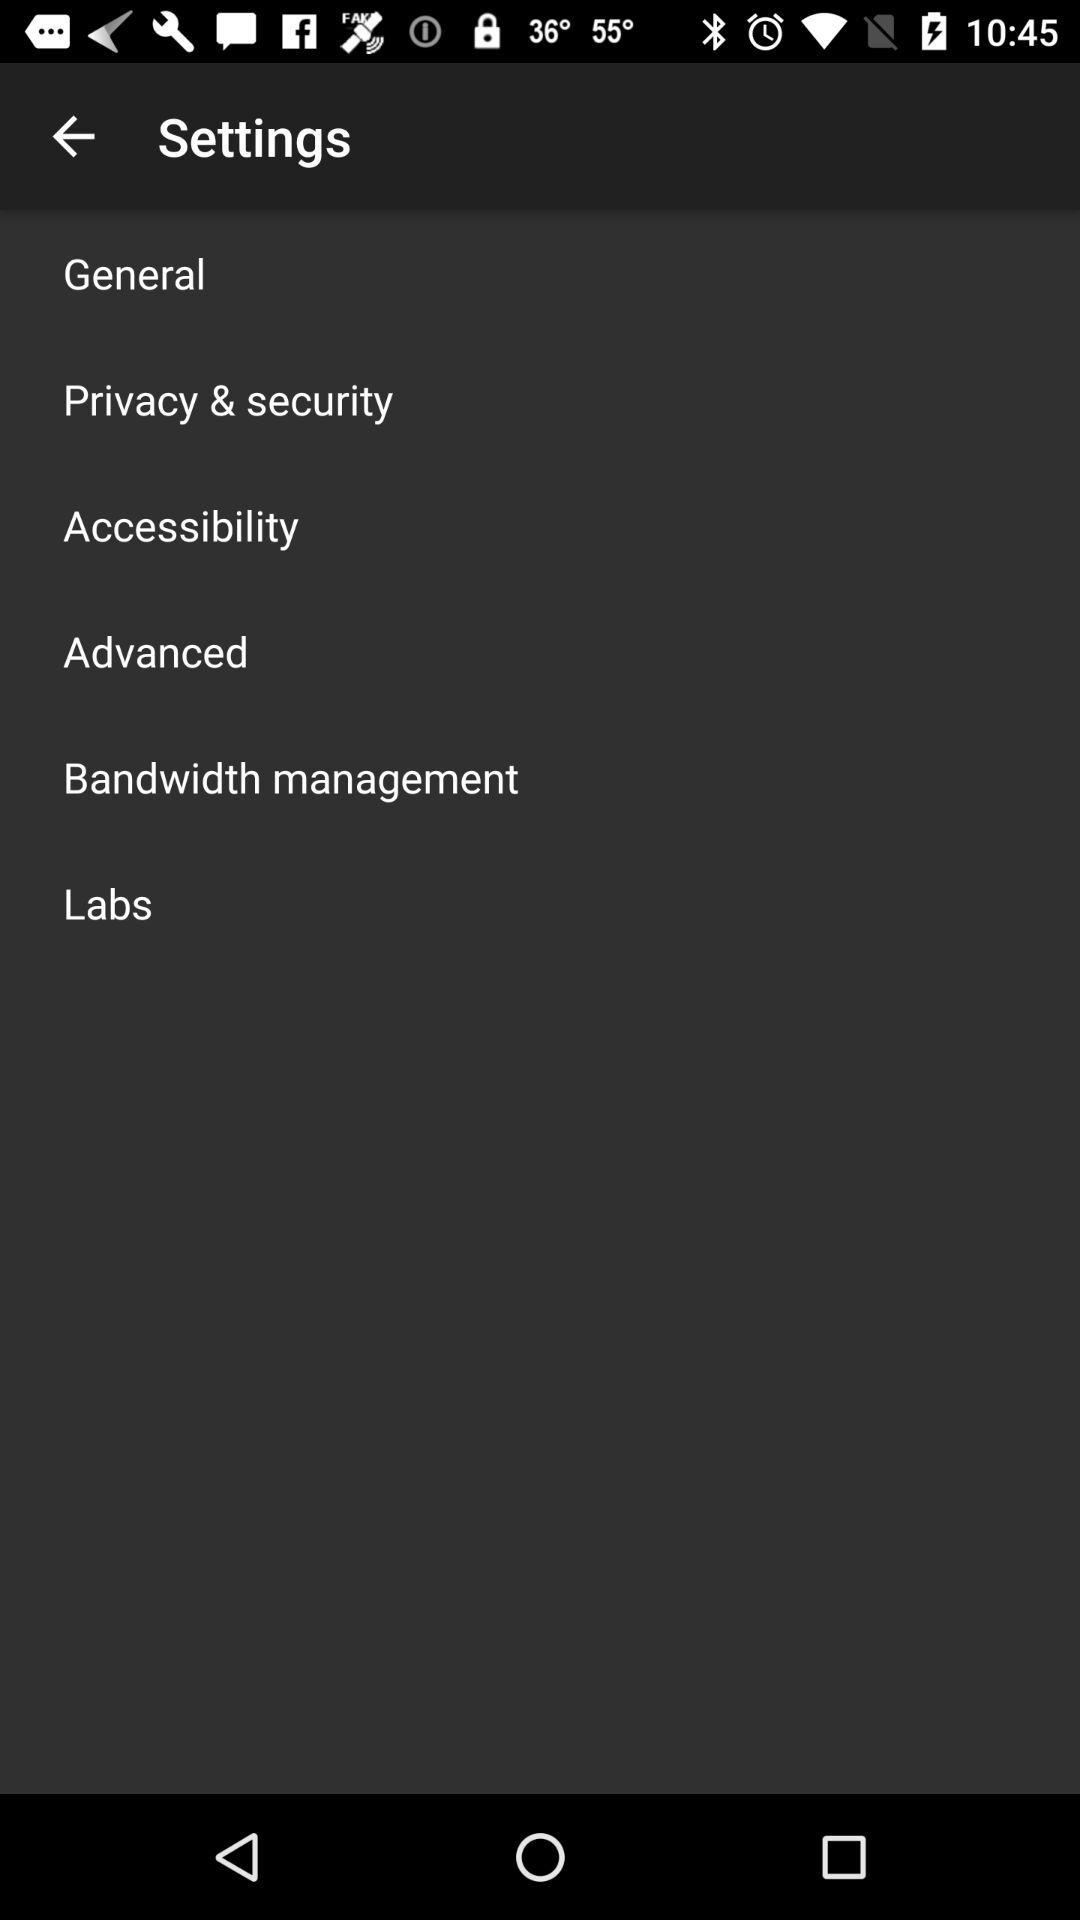  Describe the element at coordinates (154, 651) in the screenshot. I see `app below the accessibility` at that location.